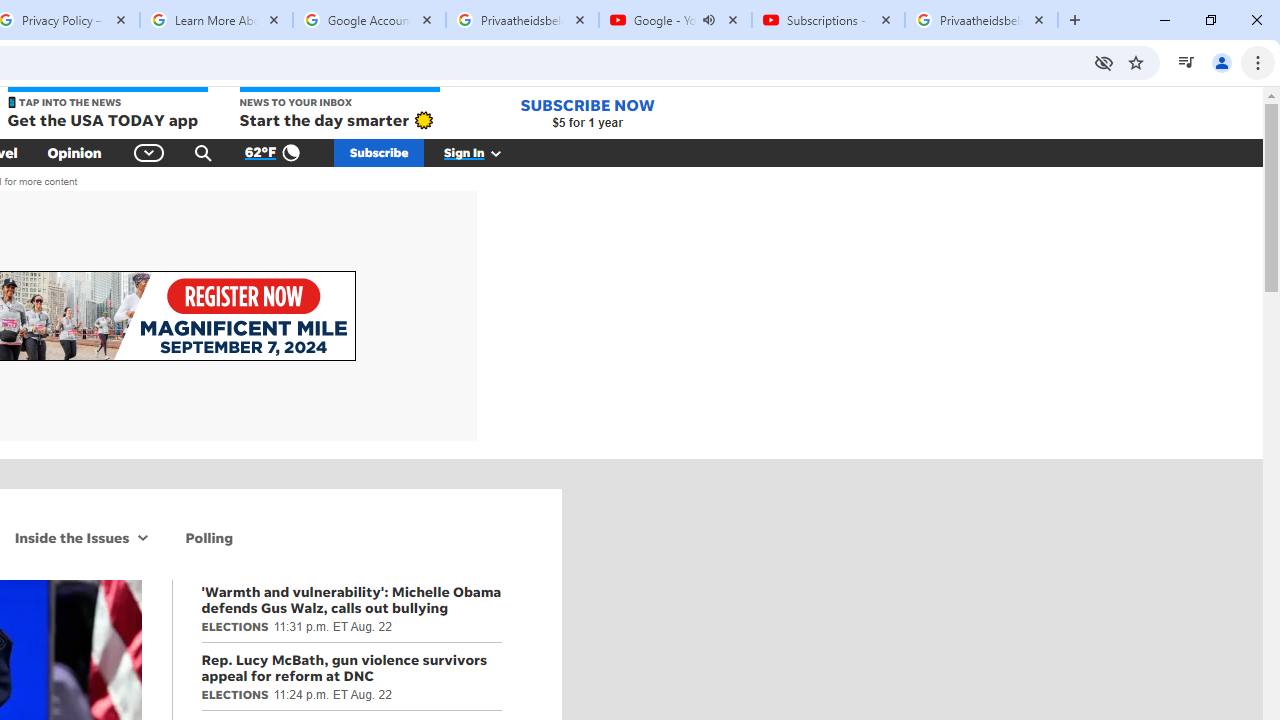 This screenshot has height=720, width=1280. I want to click on 'Subscriptions - YouTube', so click(828, 20).